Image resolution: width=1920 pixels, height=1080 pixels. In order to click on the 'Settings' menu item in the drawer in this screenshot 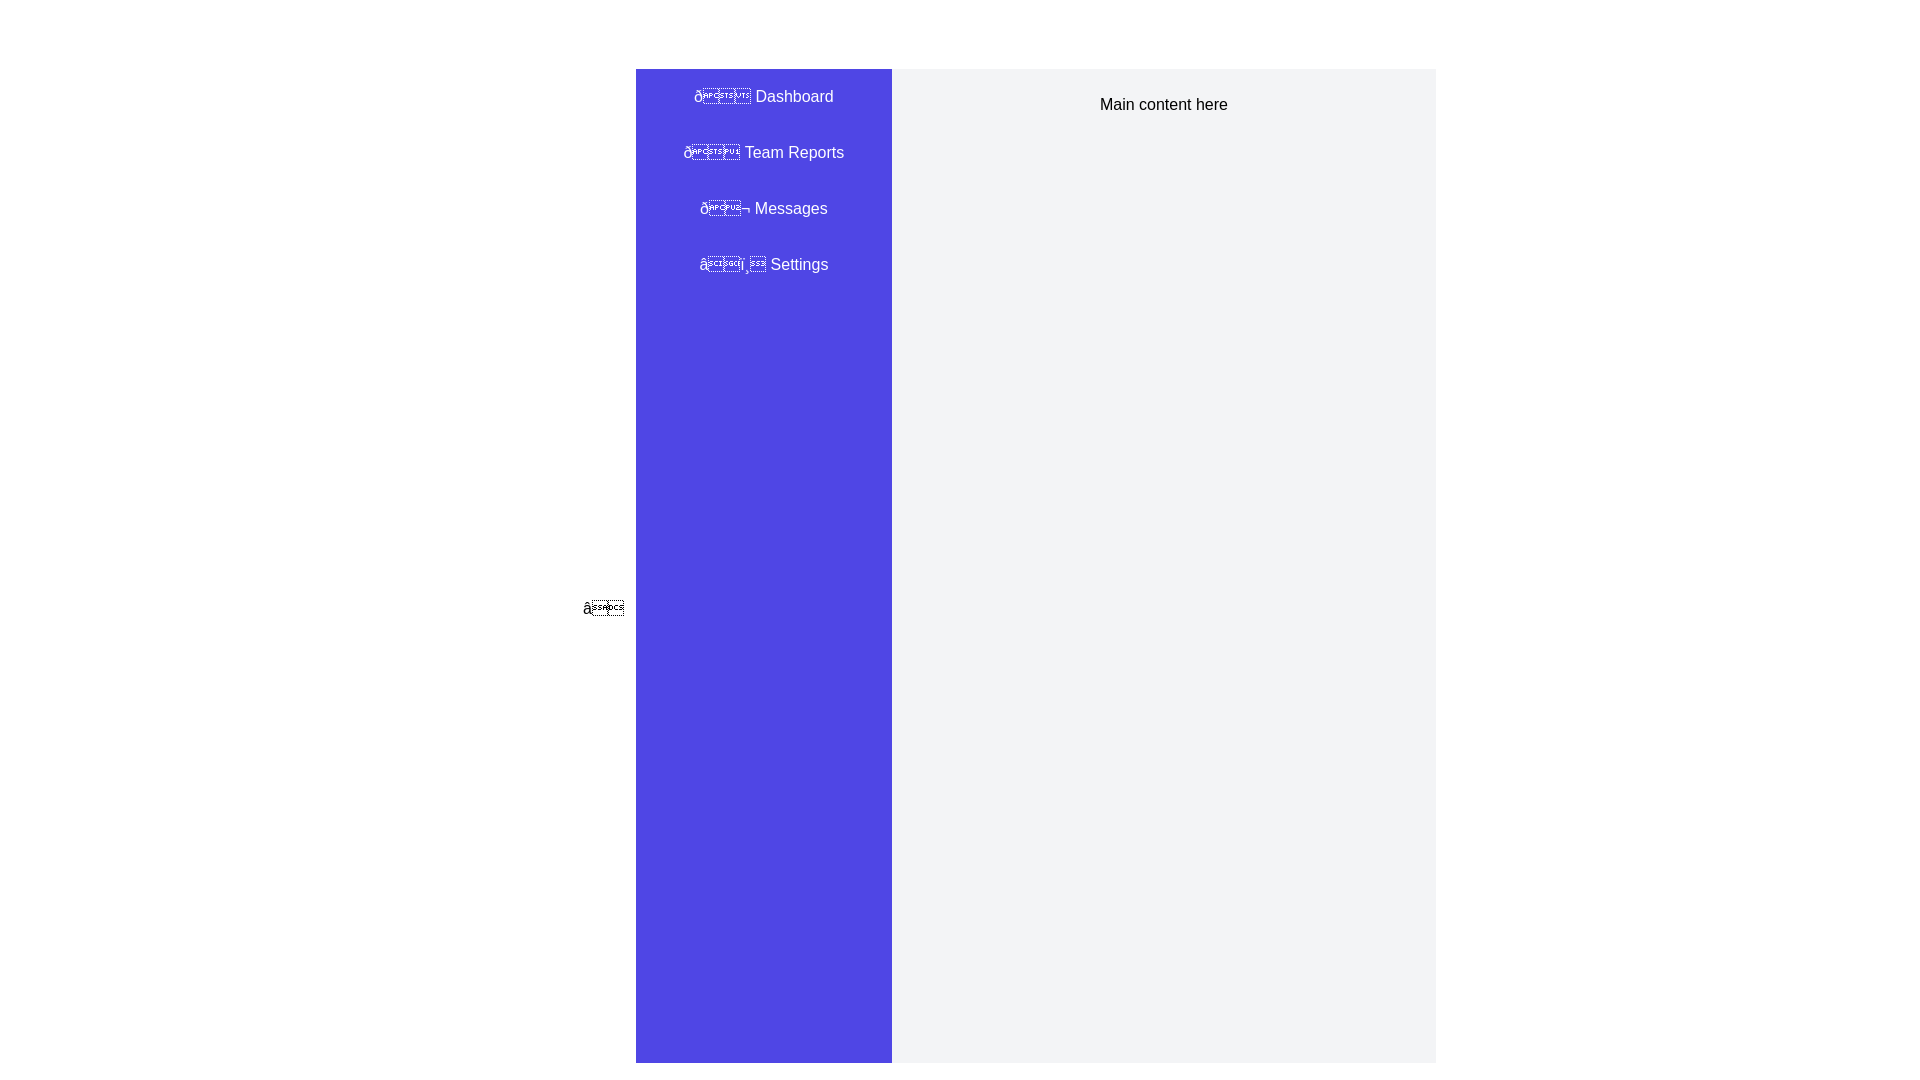, I will do `click(762, 263)`.